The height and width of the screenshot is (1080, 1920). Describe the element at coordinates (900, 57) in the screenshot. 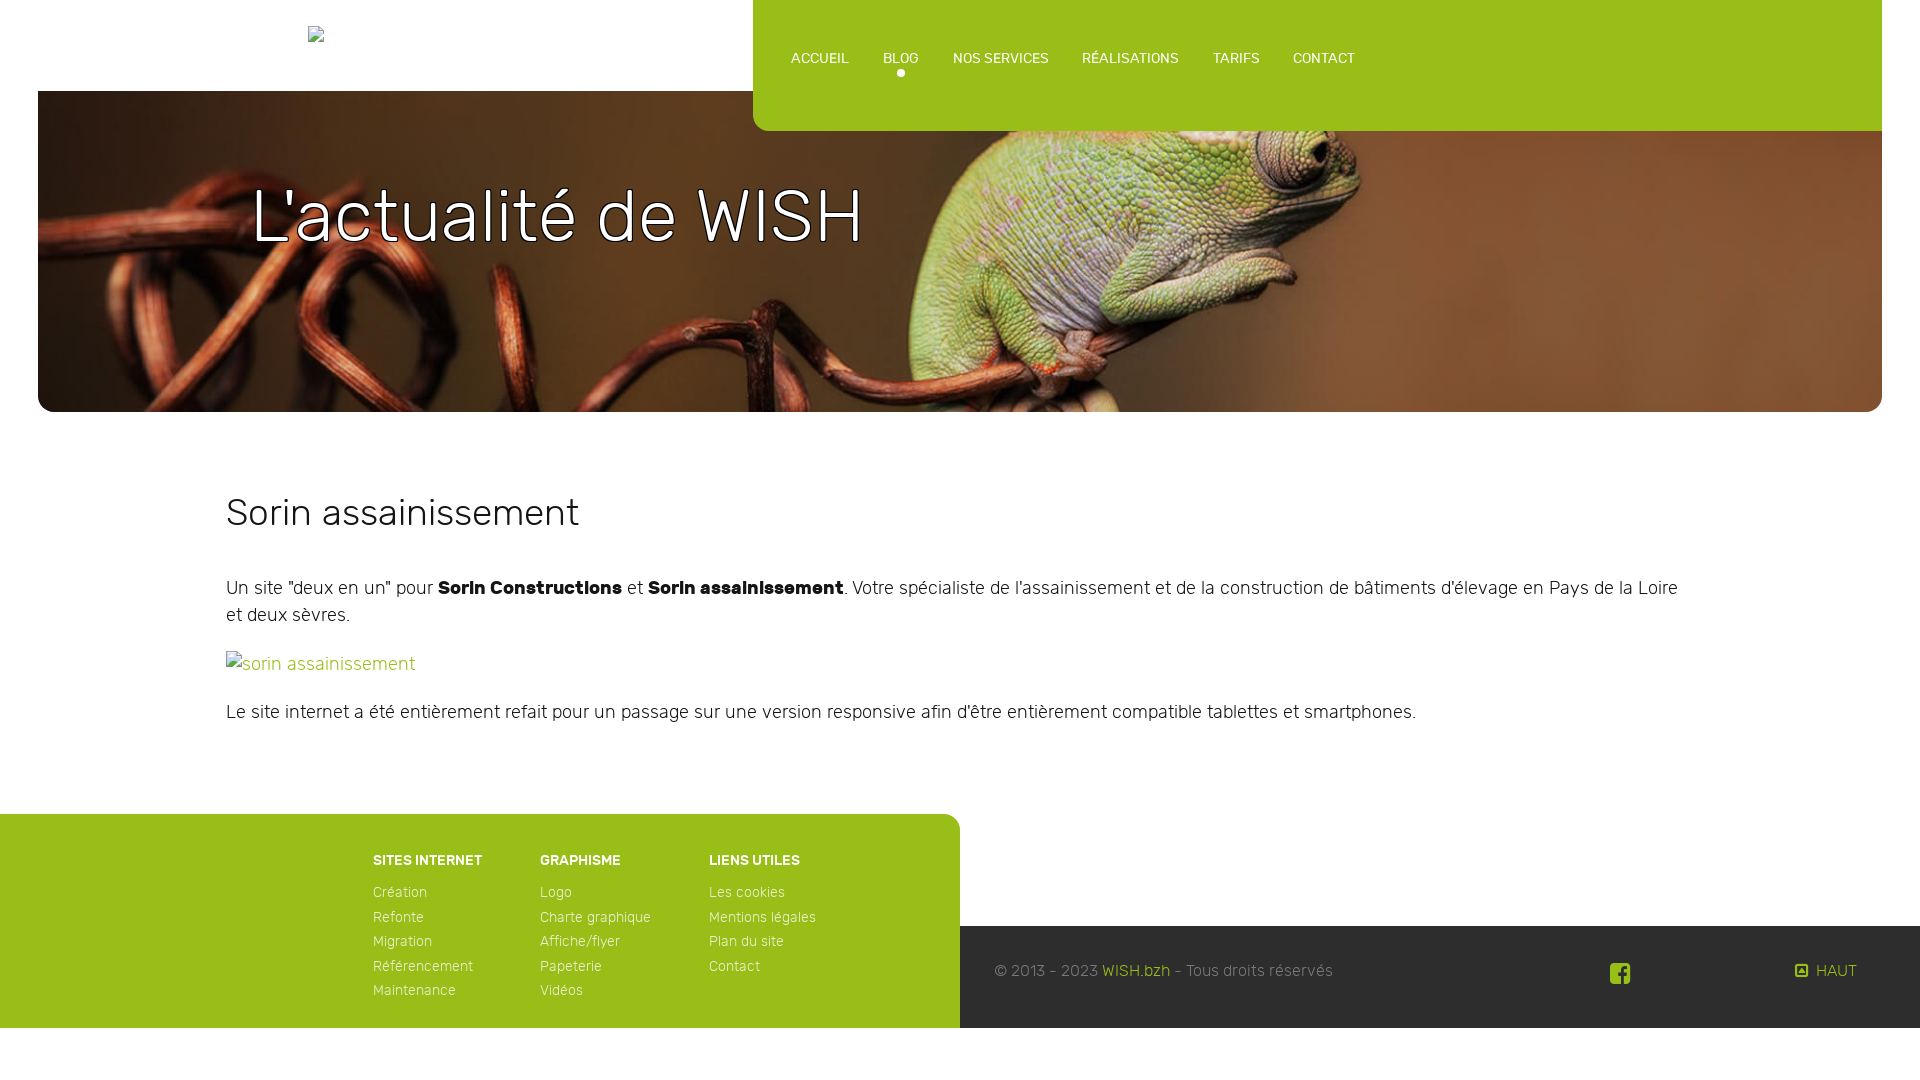

I see `'BLOG'` at that location.